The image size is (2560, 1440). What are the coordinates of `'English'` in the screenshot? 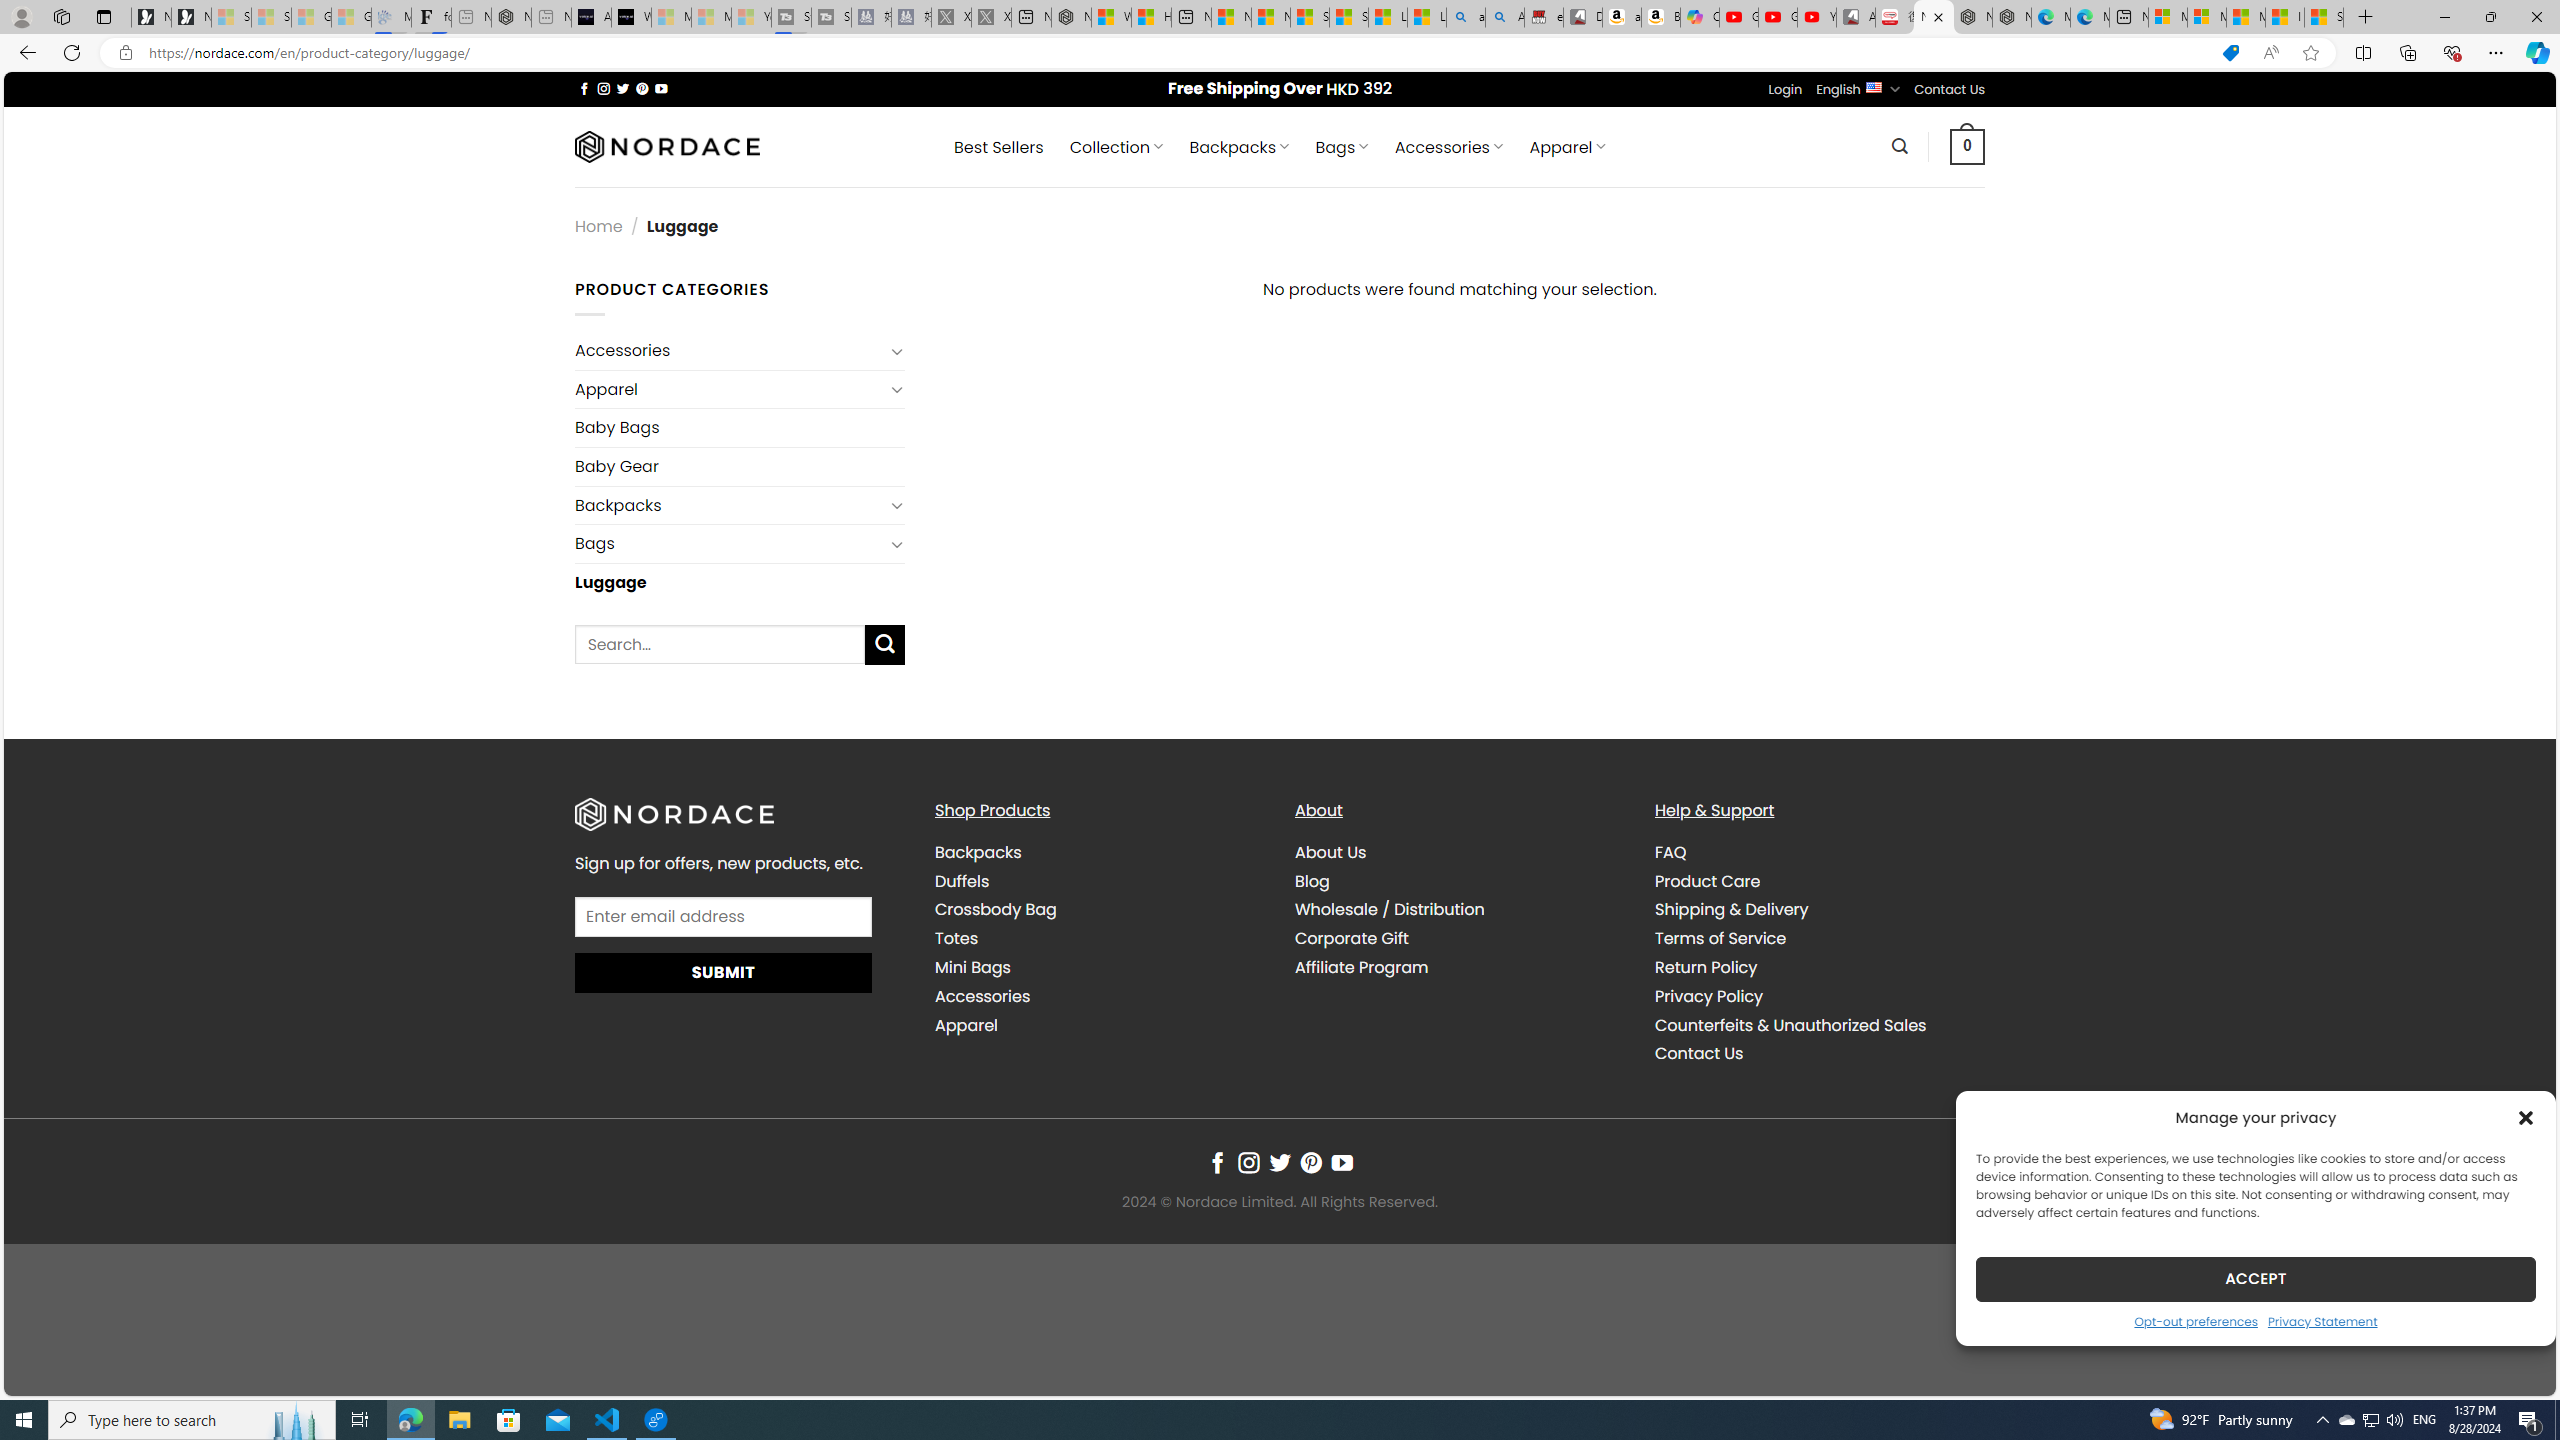 It's located at (1872, 87).